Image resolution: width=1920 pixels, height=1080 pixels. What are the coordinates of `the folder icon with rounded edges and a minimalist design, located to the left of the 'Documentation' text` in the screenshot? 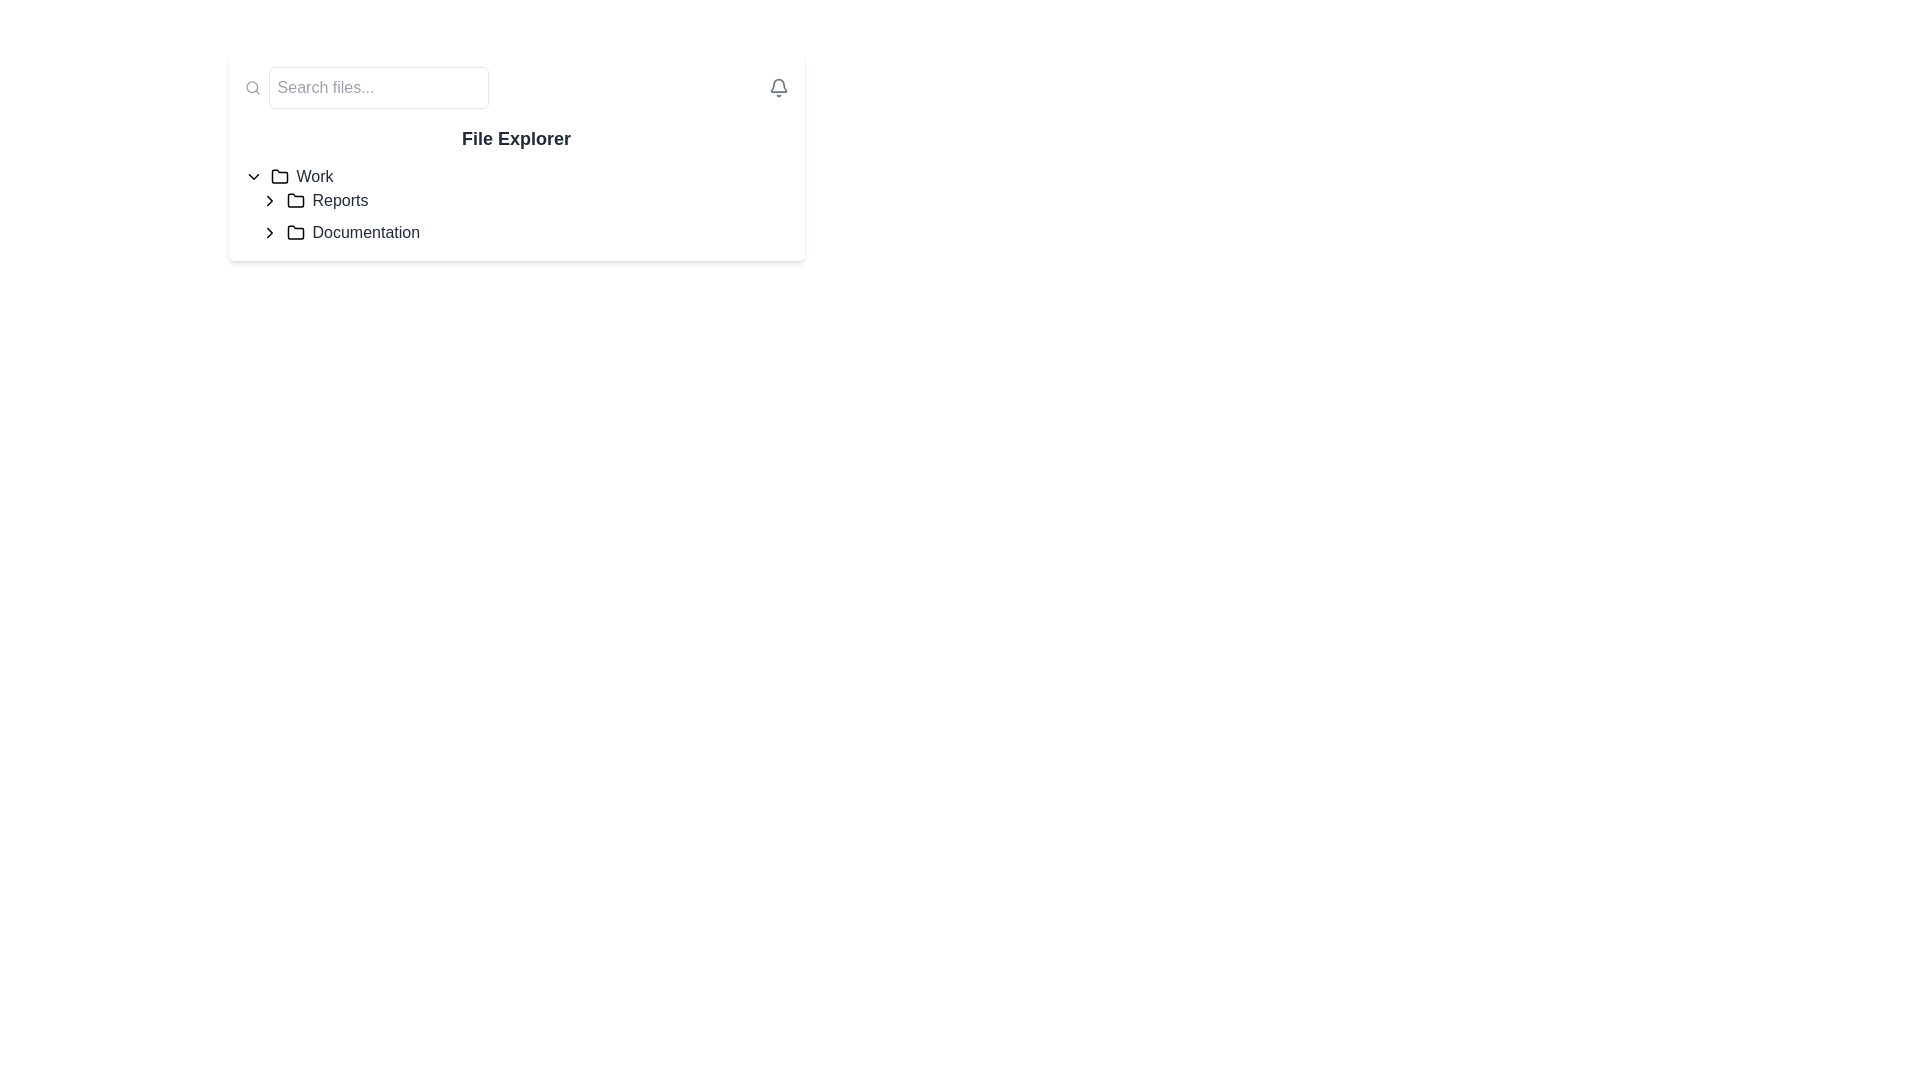 It's located at (294, 231).